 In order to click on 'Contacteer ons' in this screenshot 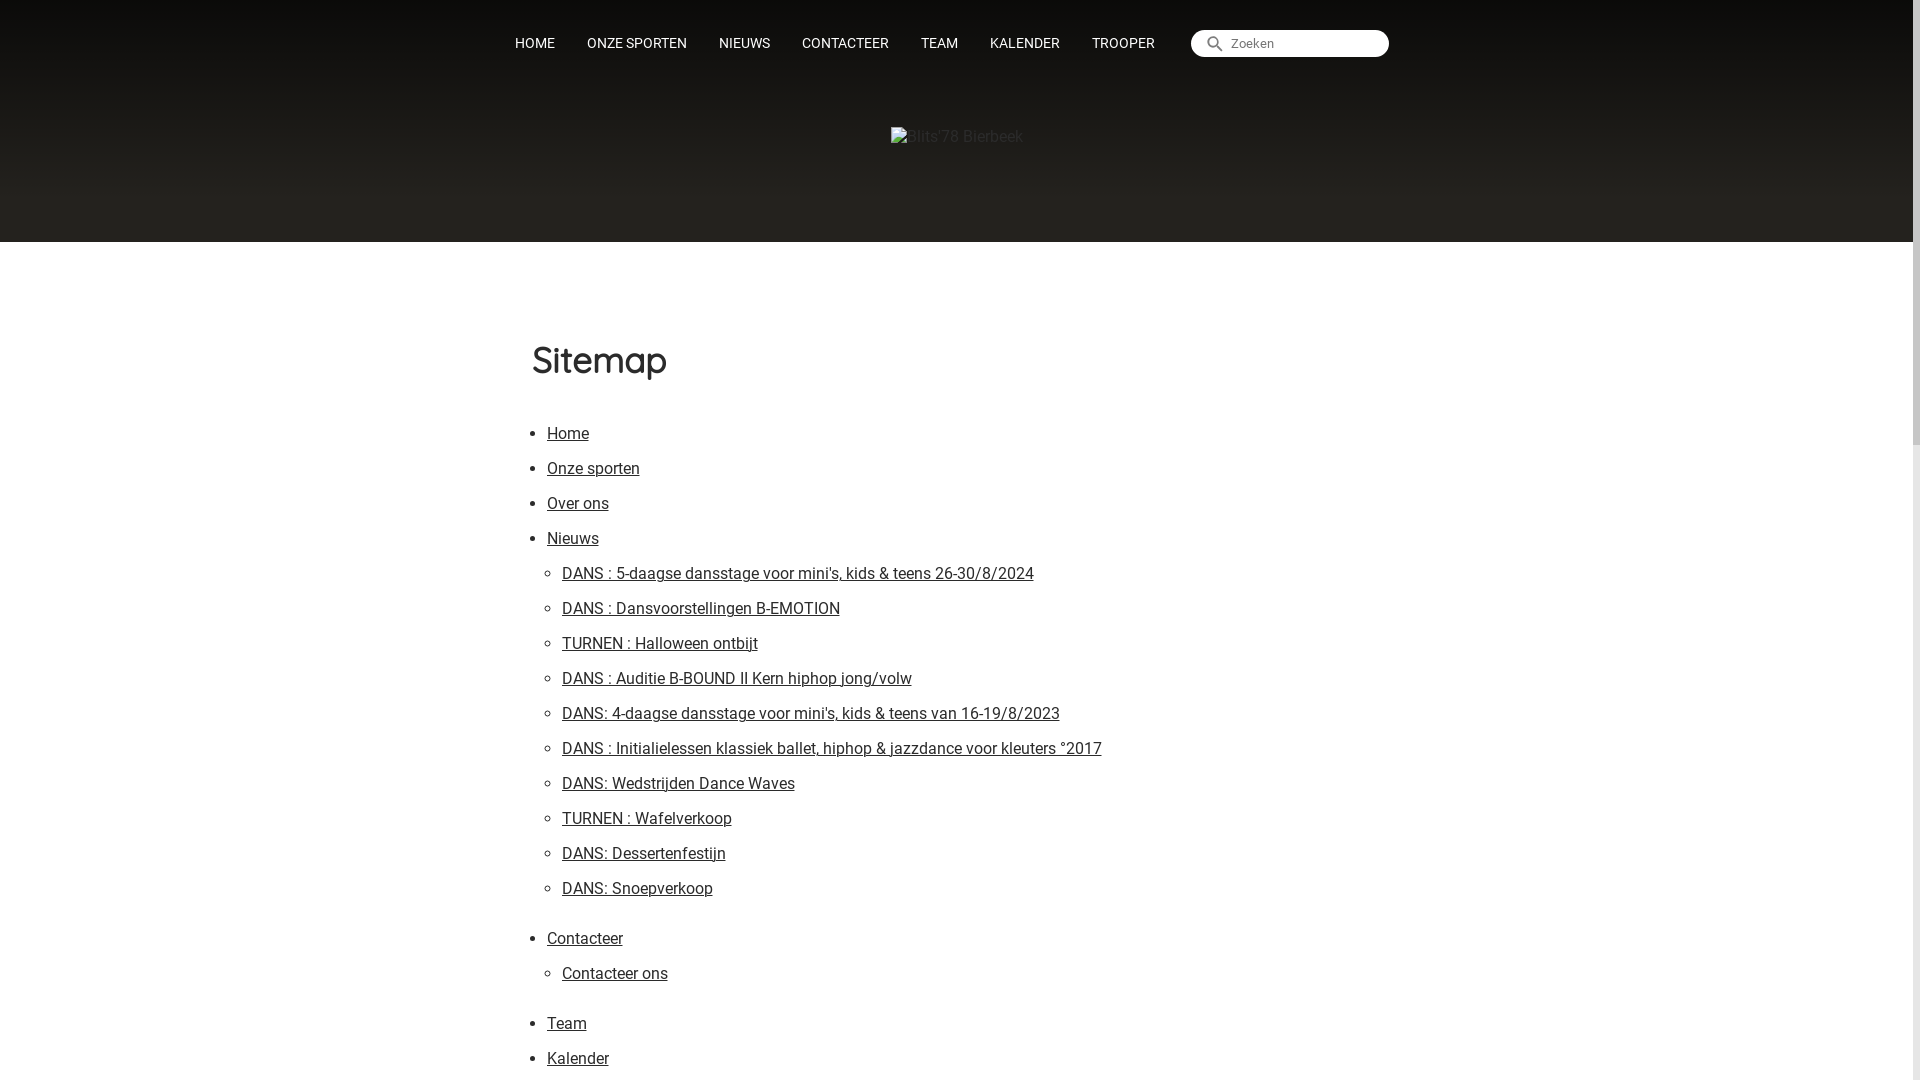, I will do `click(613, 975)`.